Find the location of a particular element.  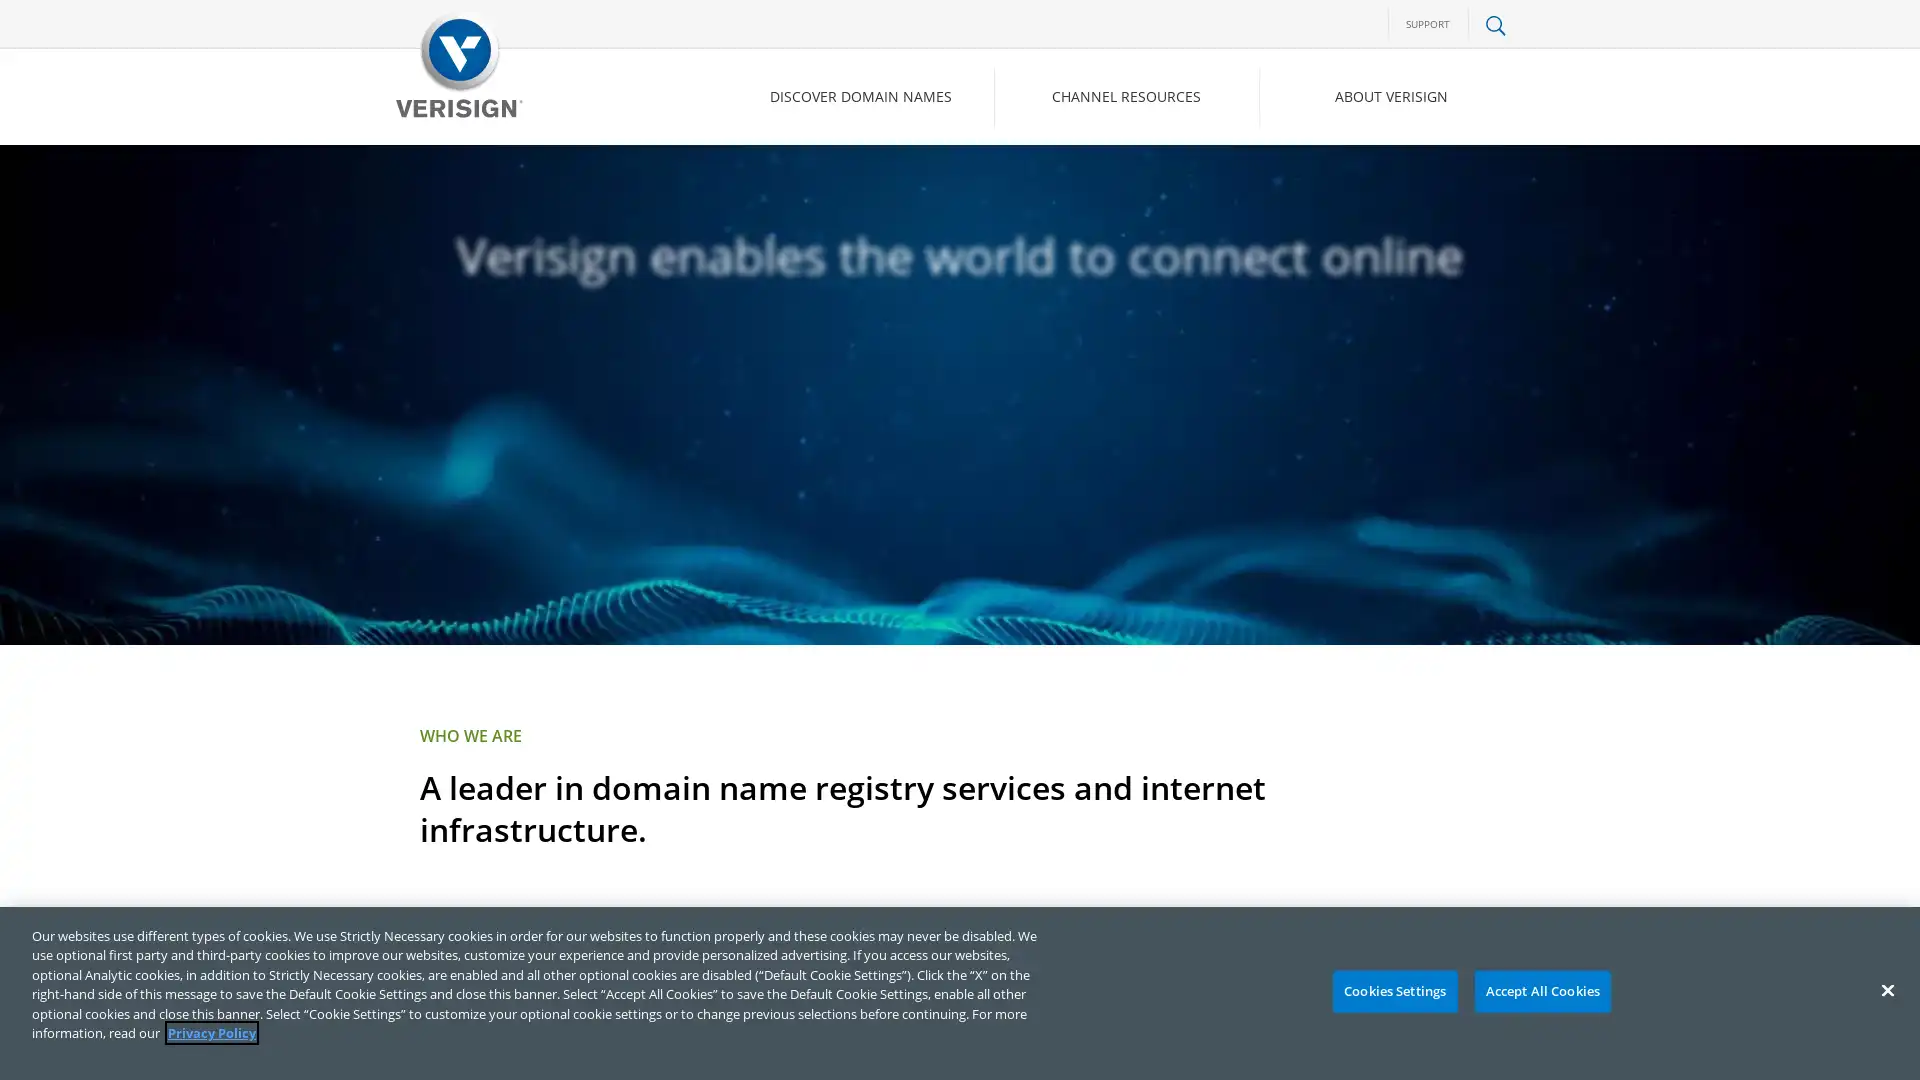

Close is located at coordinates (1886, 990).